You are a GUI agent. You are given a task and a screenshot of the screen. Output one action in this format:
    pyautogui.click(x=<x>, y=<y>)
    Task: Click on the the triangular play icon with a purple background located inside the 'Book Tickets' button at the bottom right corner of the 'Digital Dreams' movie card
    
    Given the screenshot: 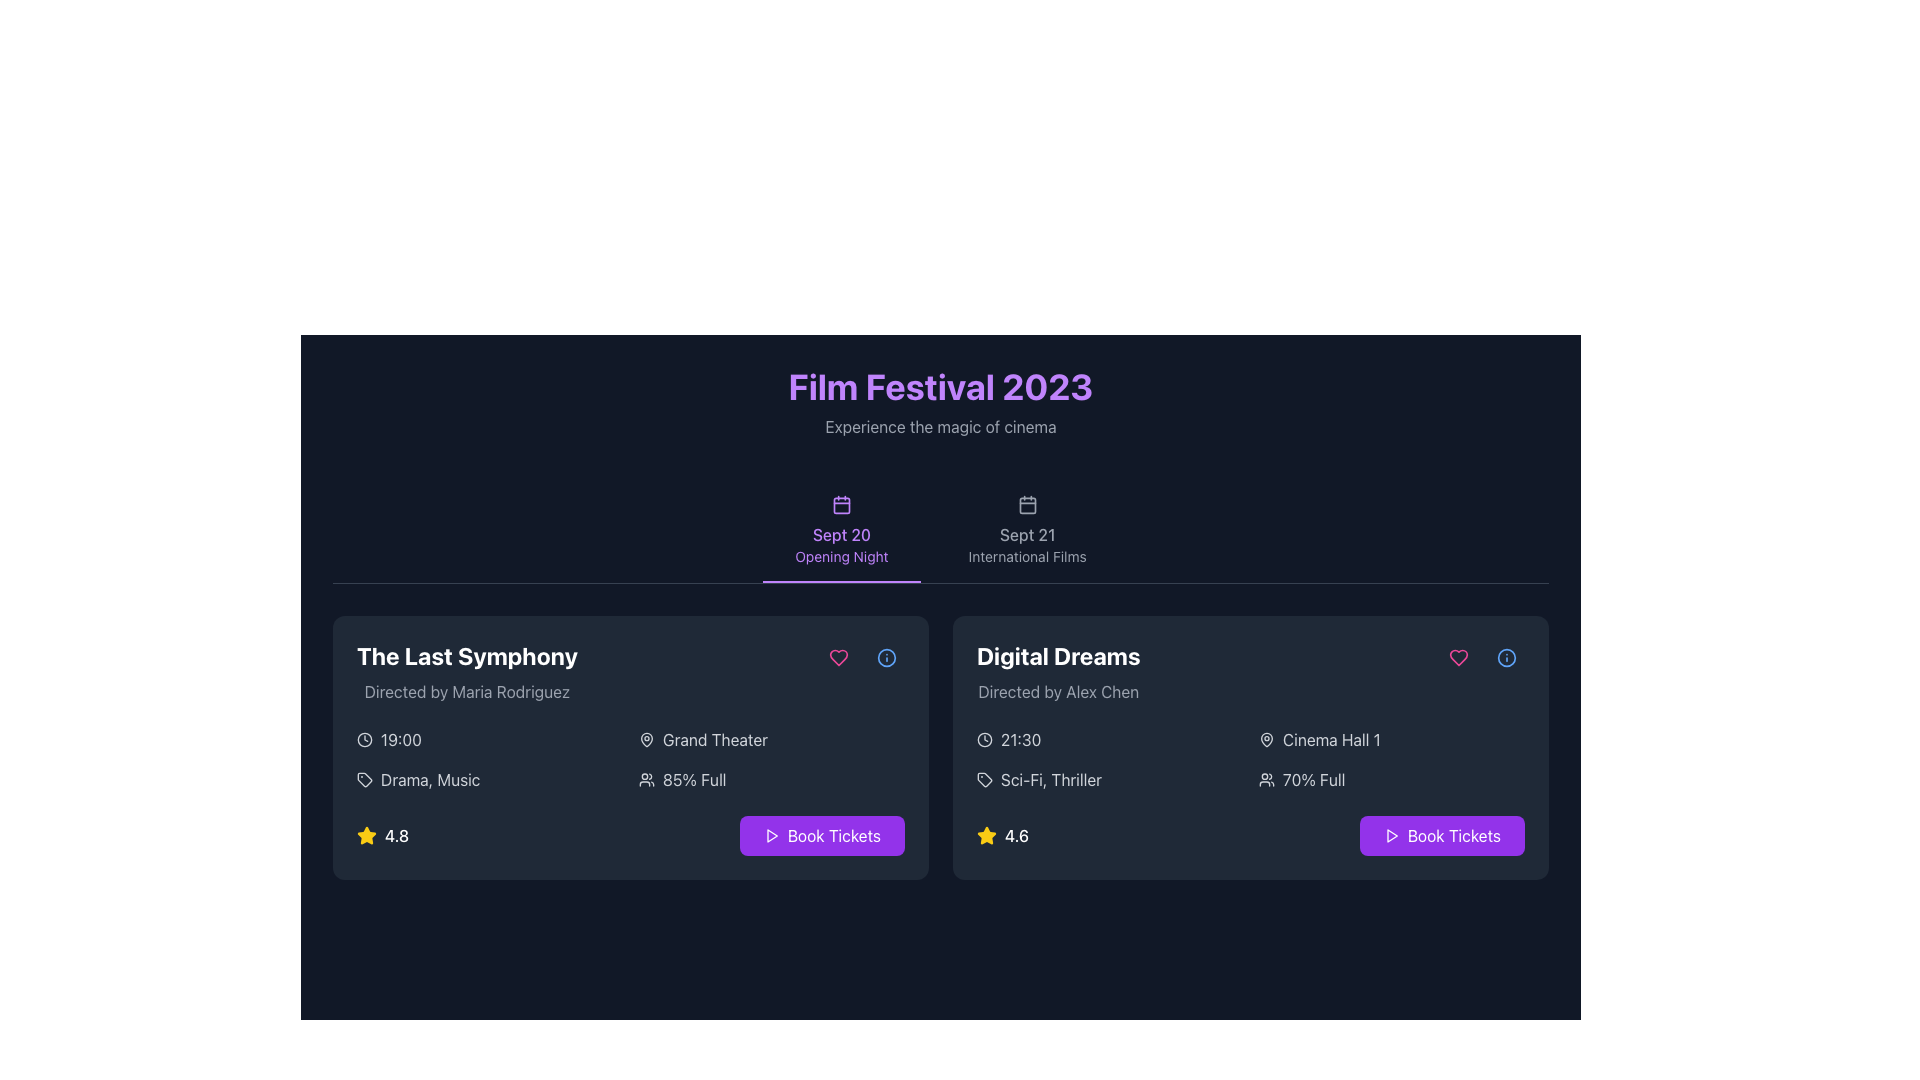 What is the action you would take?
    pyautogui.click(x=770, y=836)
    